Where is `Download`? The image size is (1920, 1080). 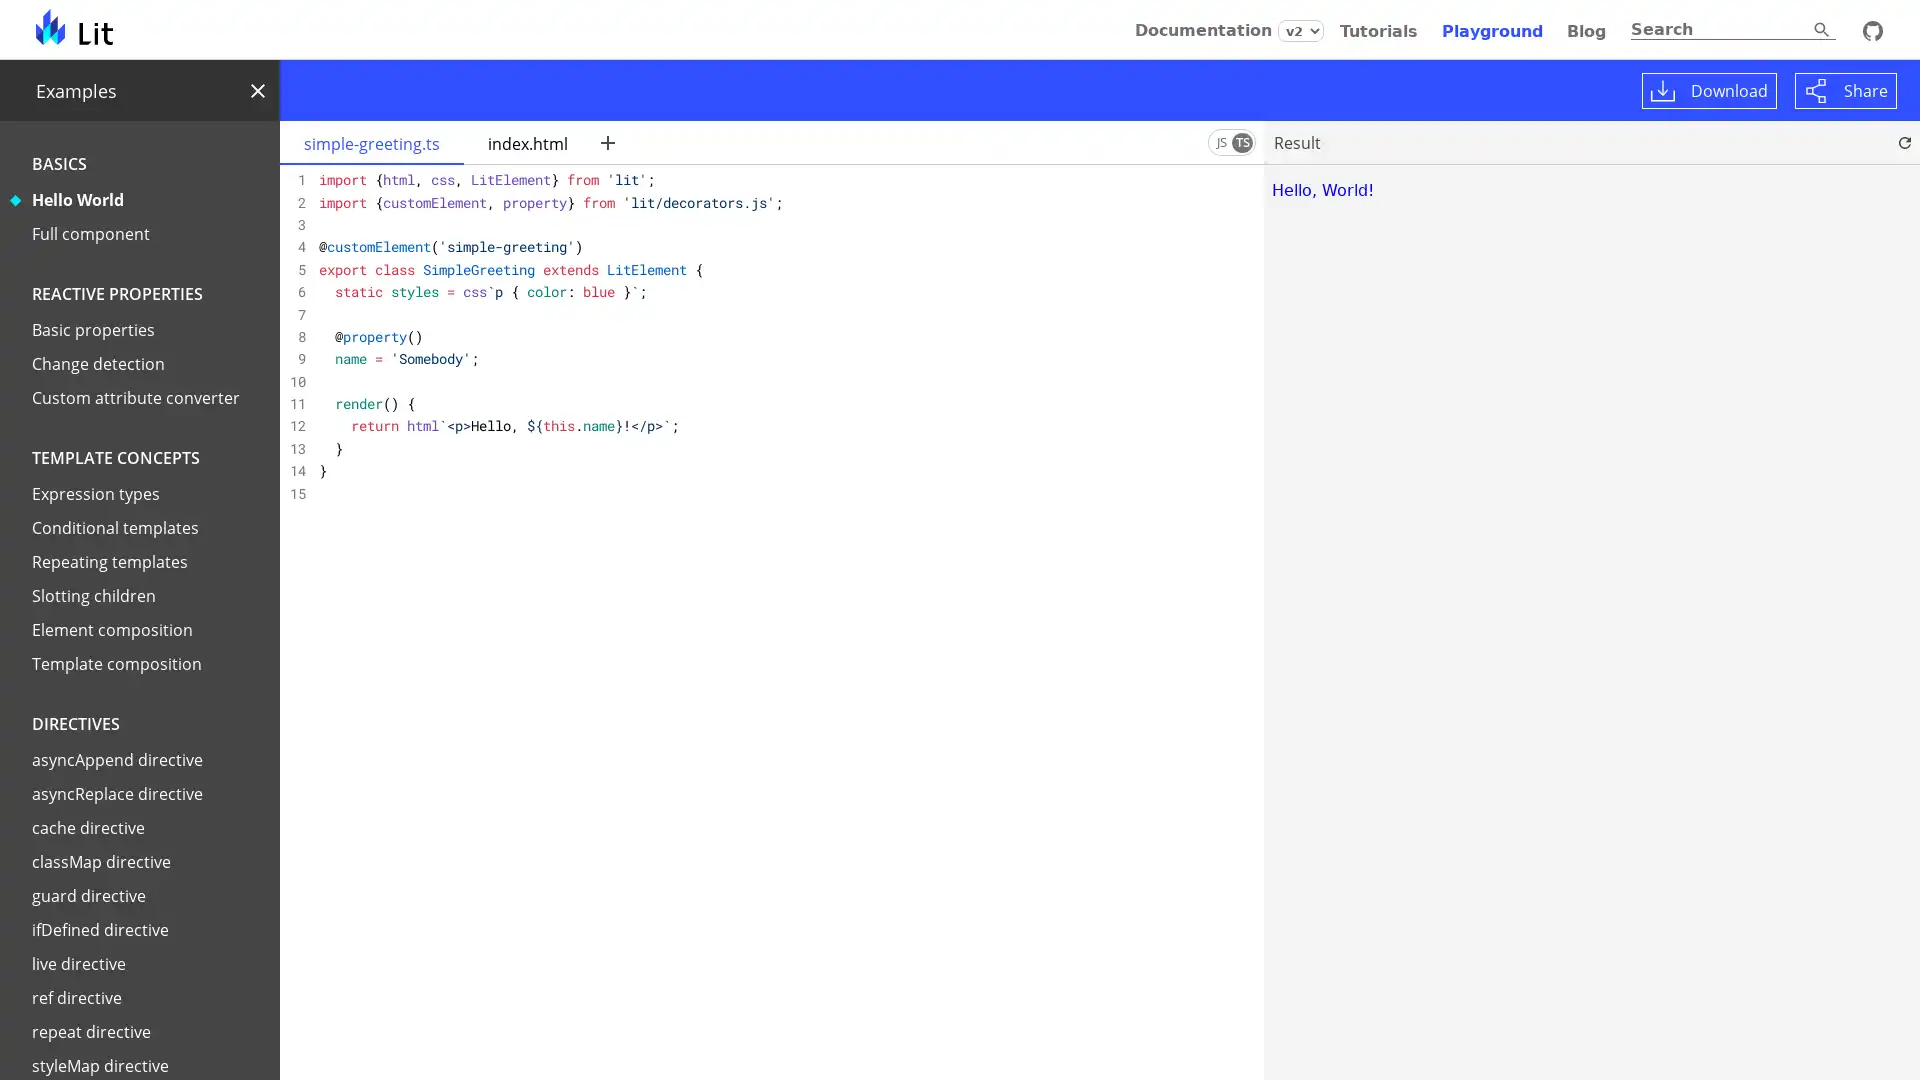
Download is located at coordinates (1707, 88).